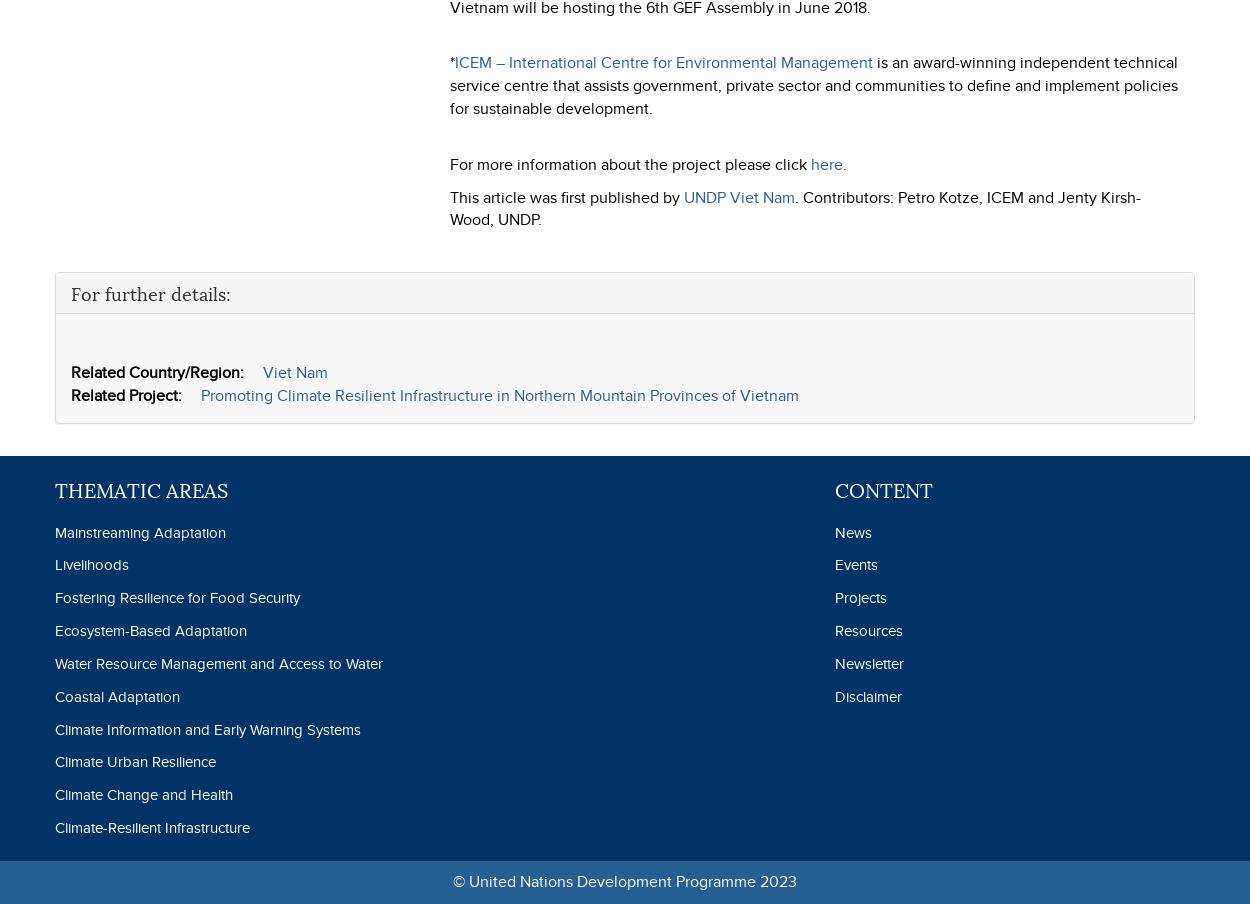  What do you see at coordinates (834, 694) in the screenshot?
I see `'Disclaimer'` at bounding box center [834, 694].